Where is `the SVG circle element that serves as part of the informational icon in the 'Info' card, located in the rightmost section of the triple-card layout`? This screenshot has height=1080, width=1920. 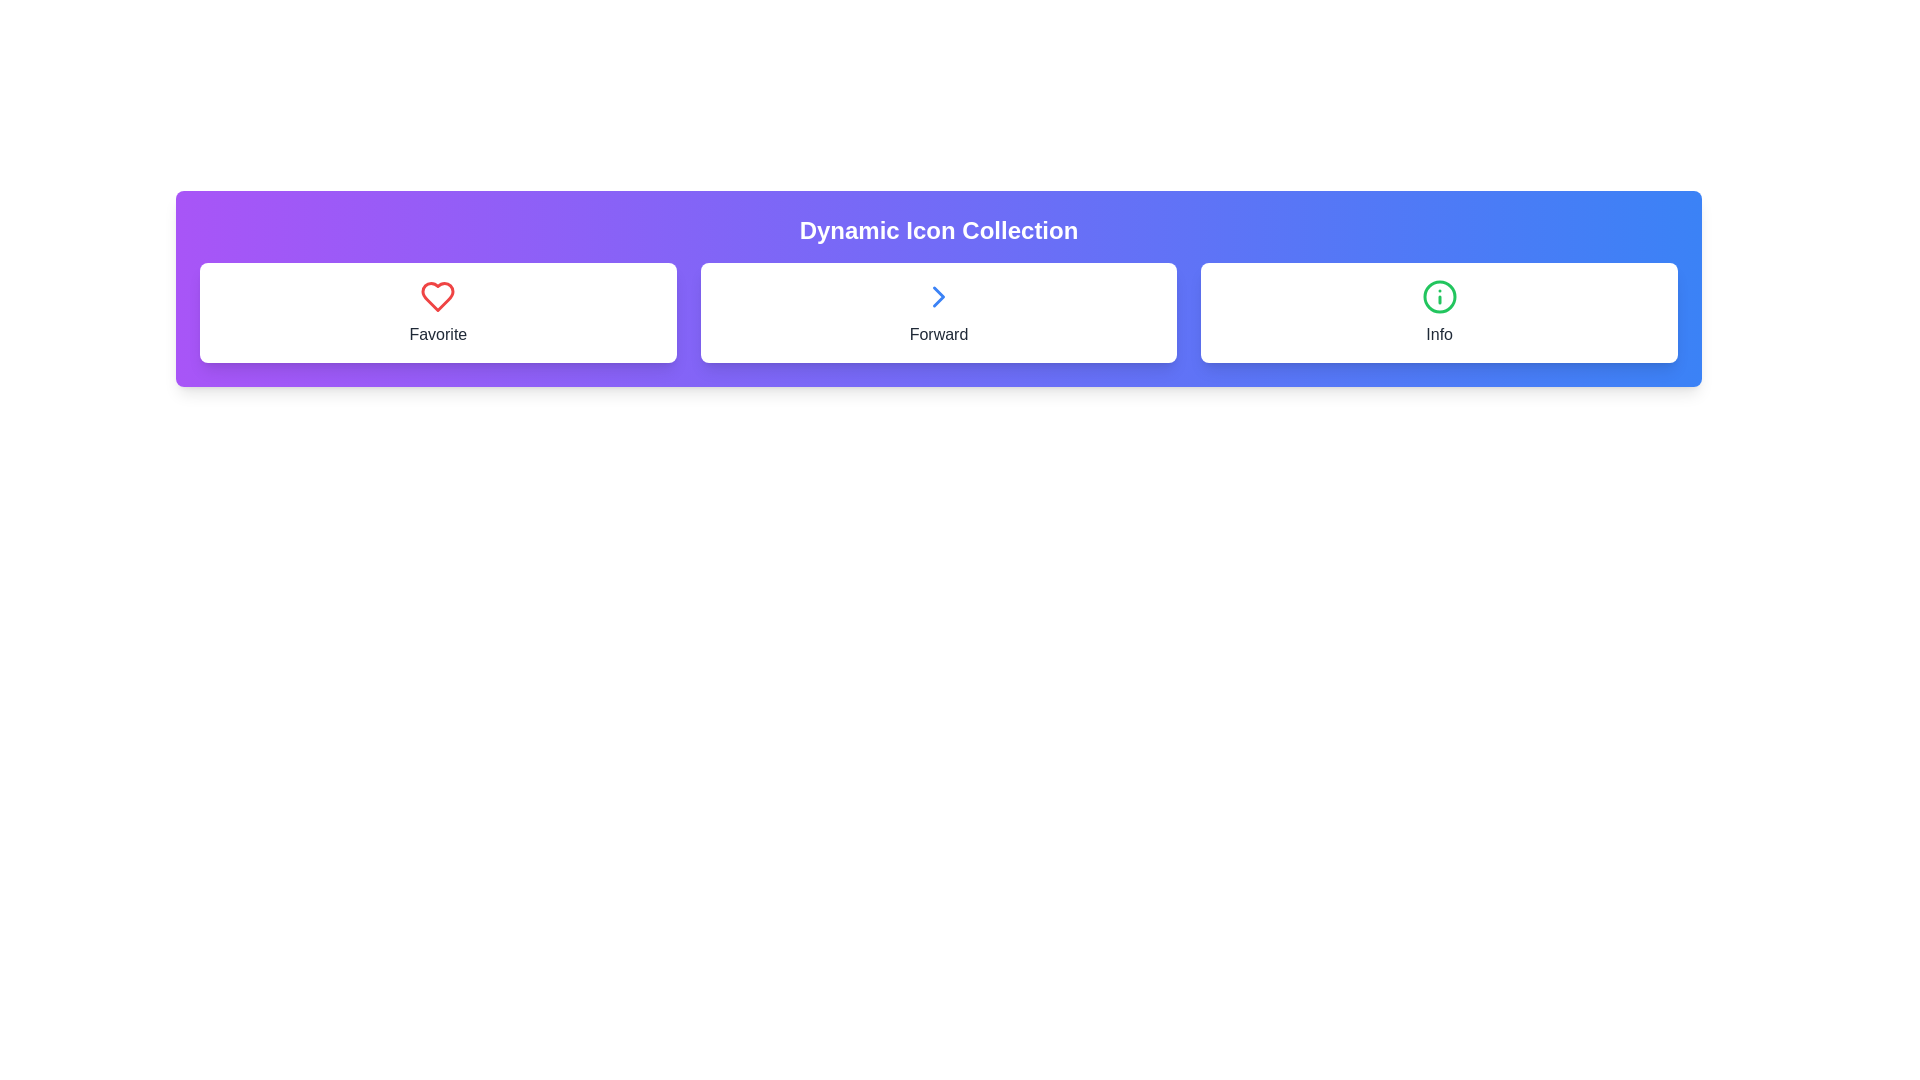 the SVG circle element that serves as part of the informational icon in the 'Info' card, located in the rightmost section of the triple-card layout is located at coordinates (1438, 297).